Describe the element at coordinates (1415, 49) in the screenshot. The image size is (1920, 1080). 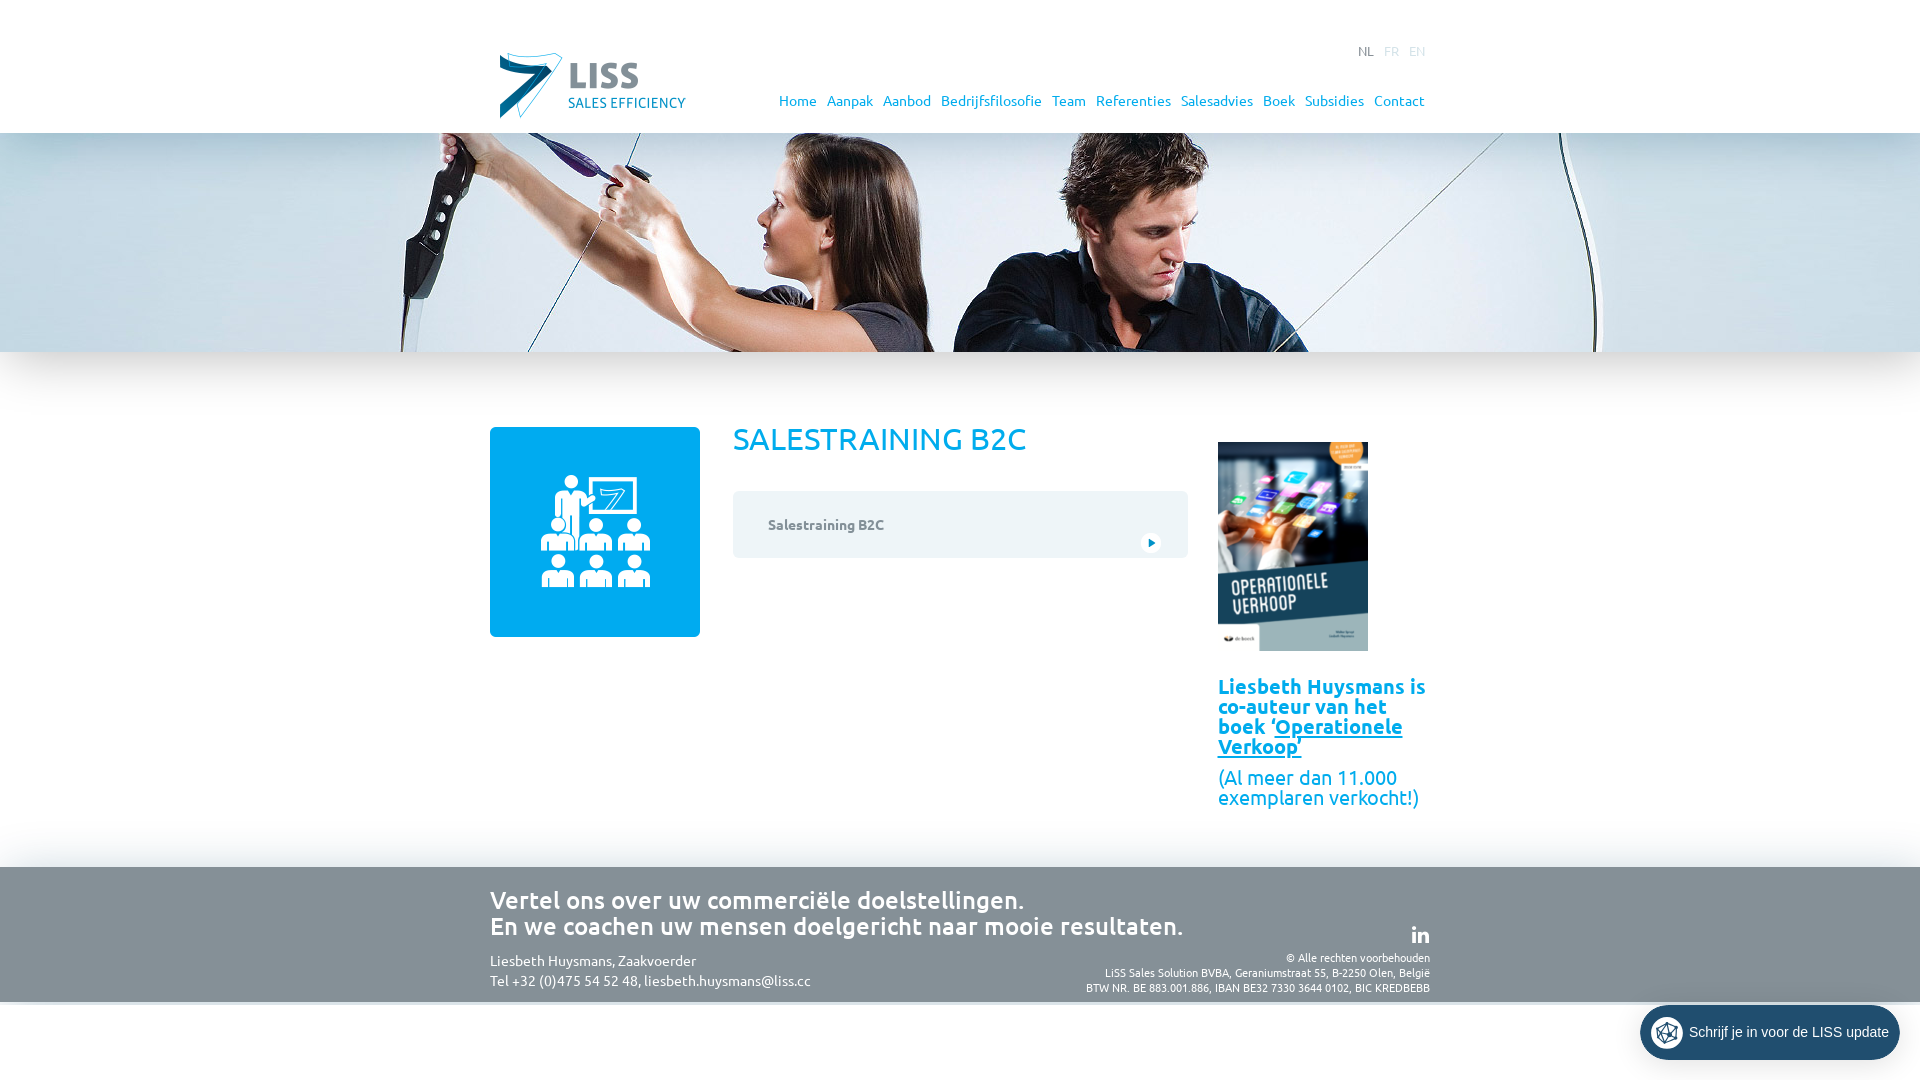
I see `'EN'` at that location.